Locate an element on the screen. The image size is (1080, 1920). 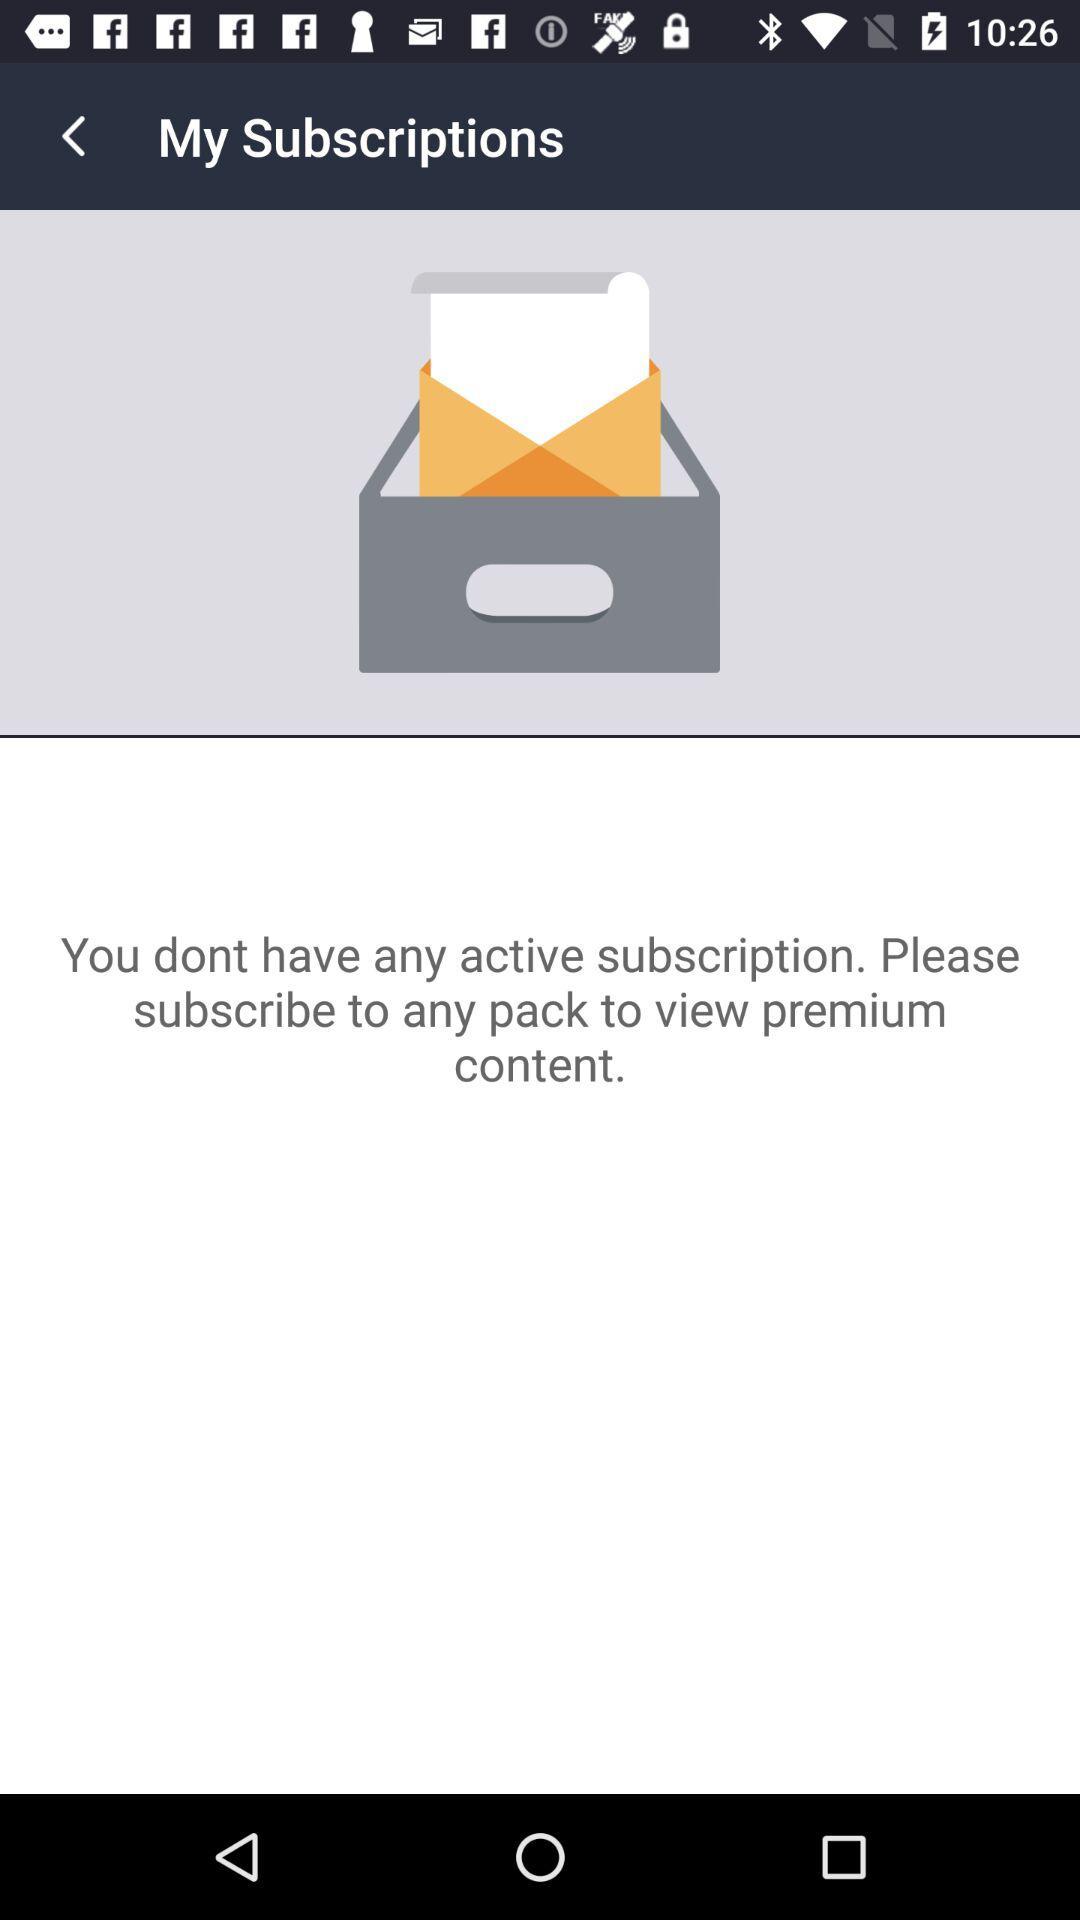
the icon to the left of the my subscriptions icon is located at coordinates (72, 135).